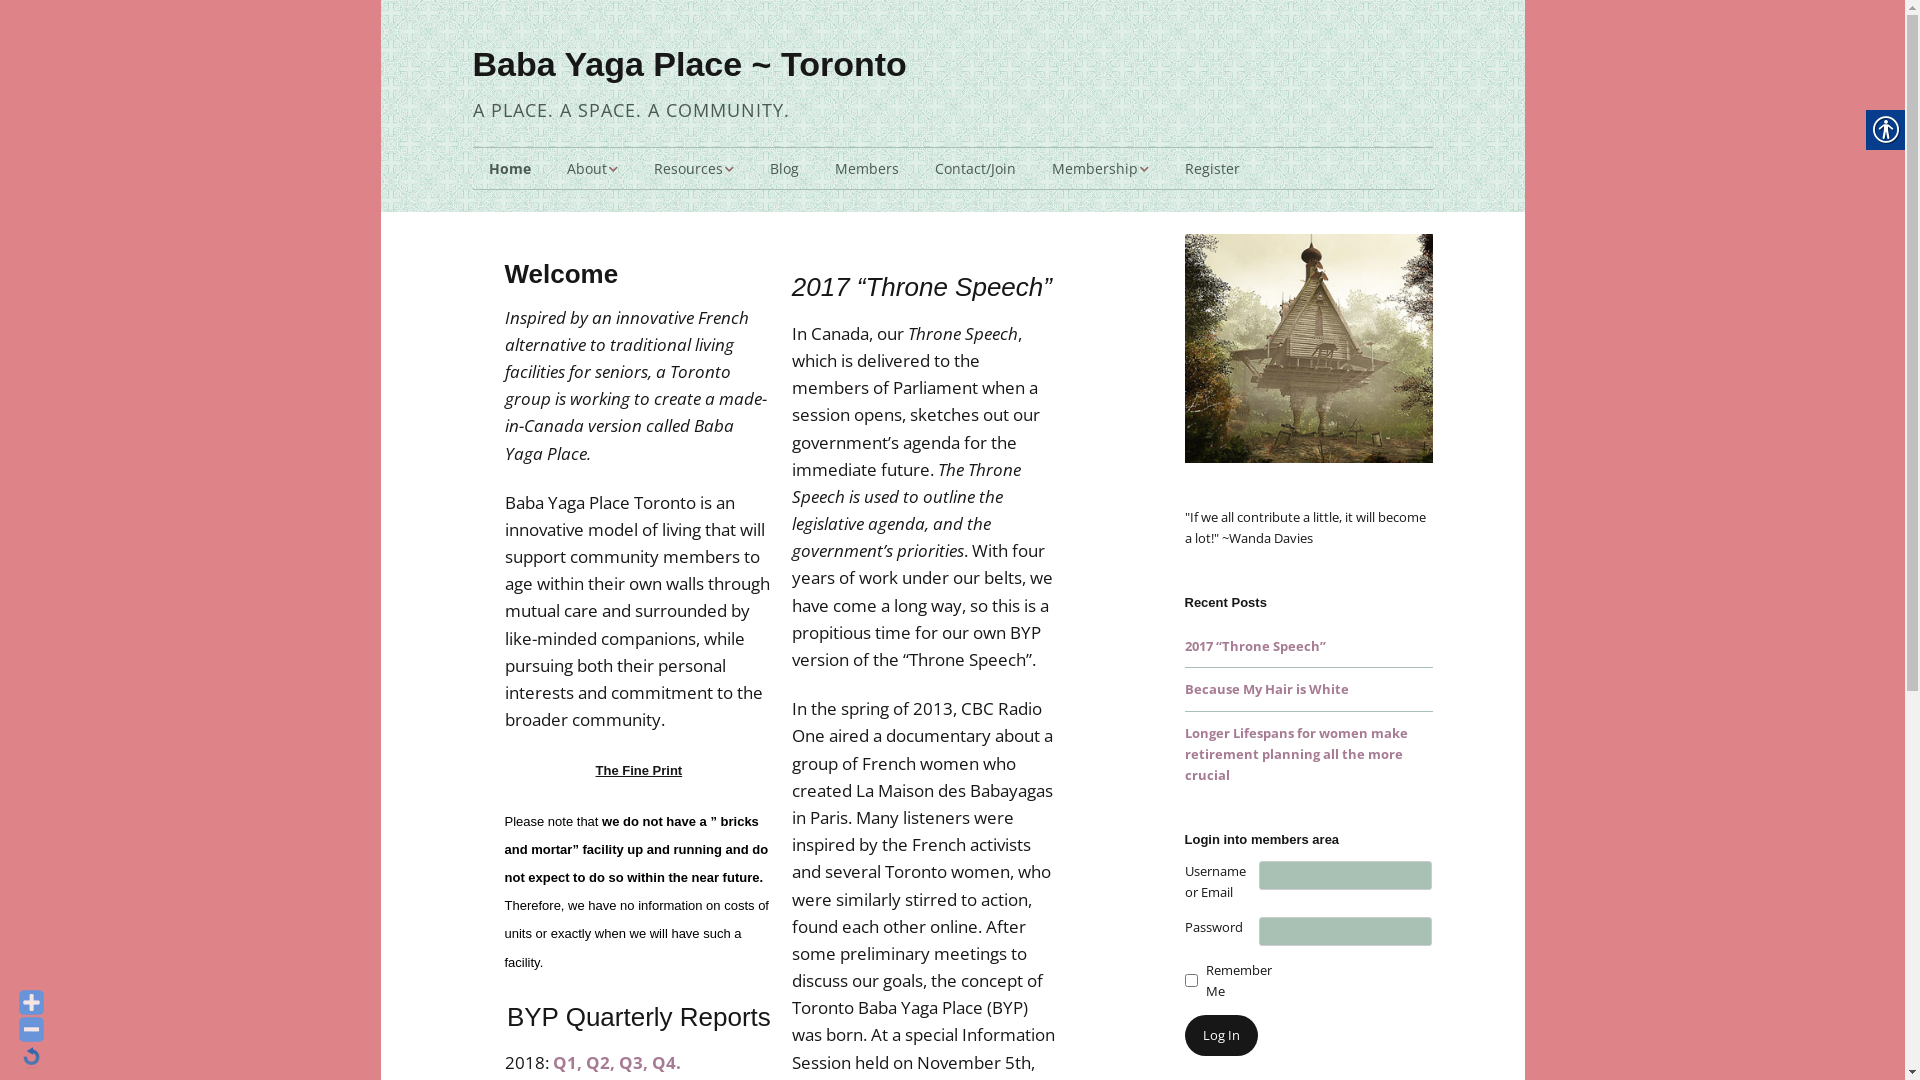 This screenshot has height=1080, width=1920. What do you see at coordinates (783, 168) in the screenshot?
I see `'Blog'` at bounding box center [783, 168].